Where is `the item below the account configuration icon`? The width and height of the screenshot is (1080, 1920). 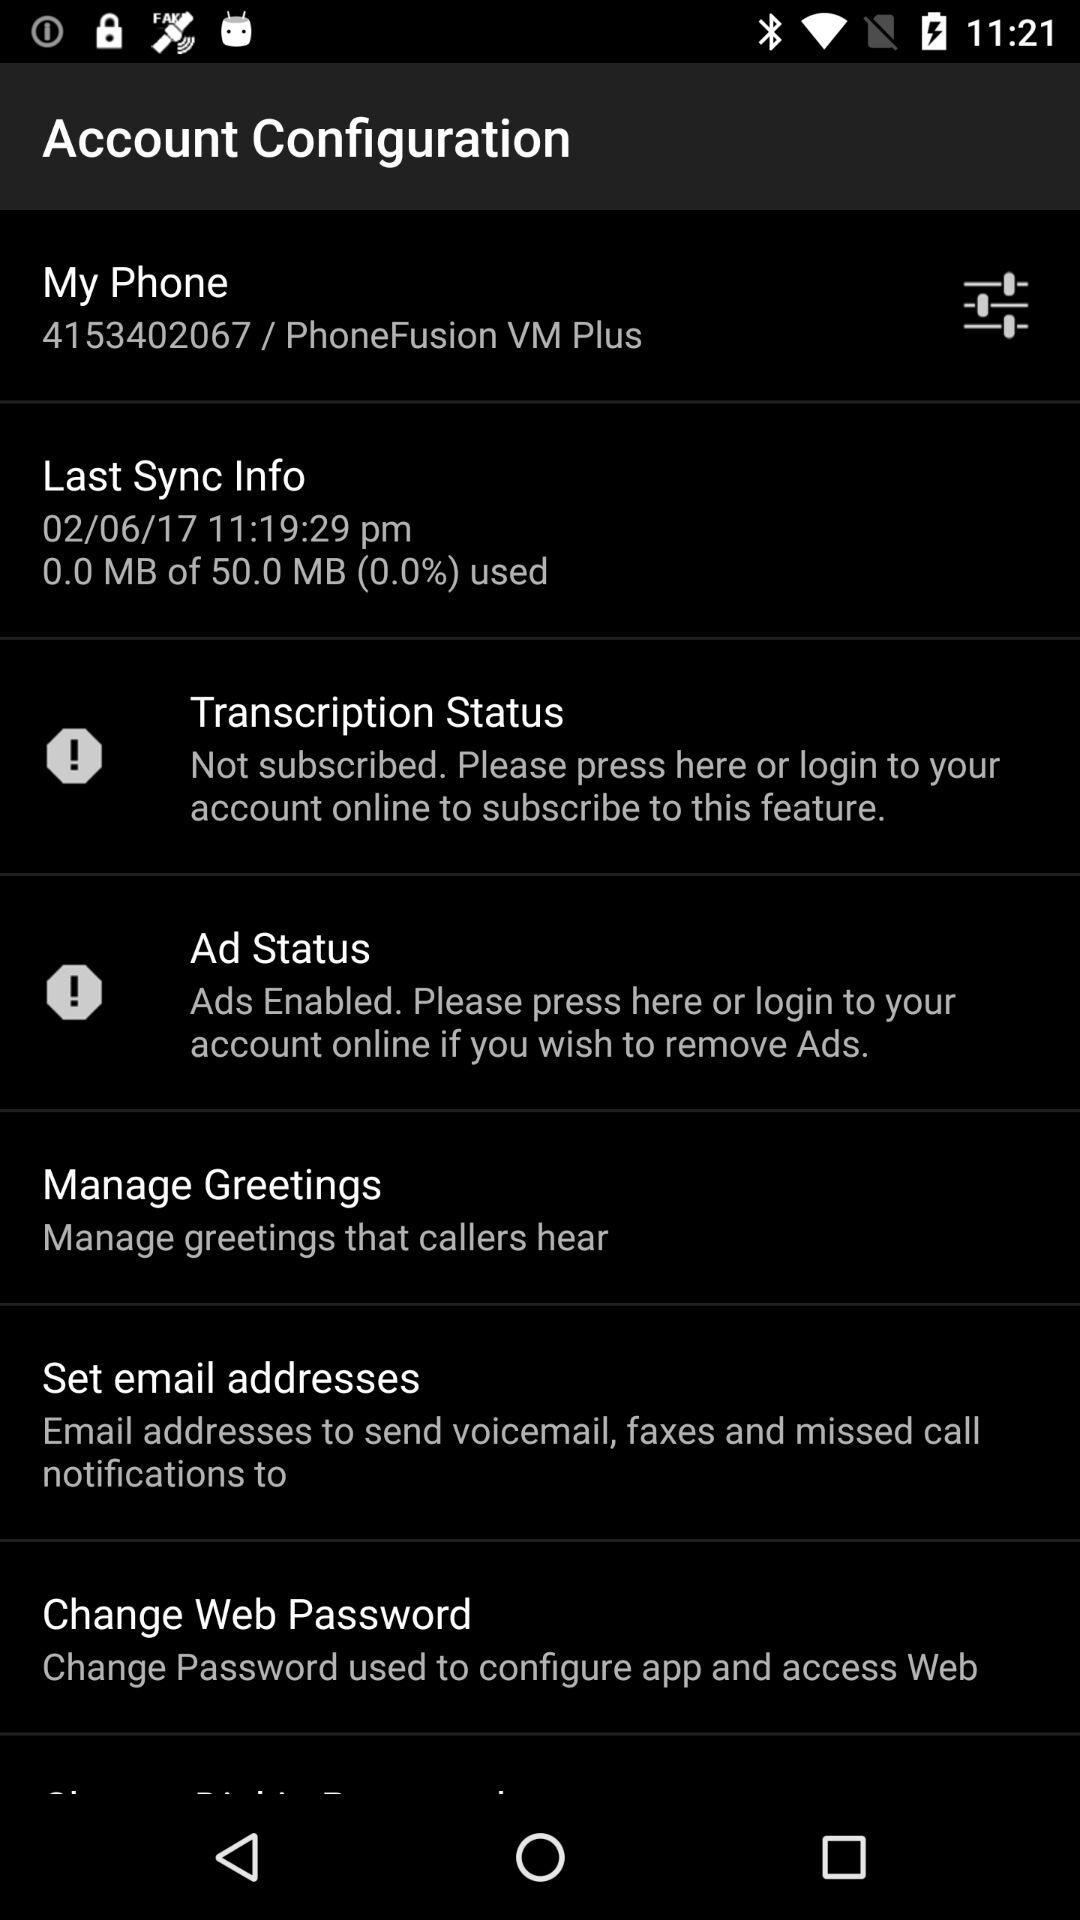
the item below the account configuration icon is located at coordinates (135, 279).